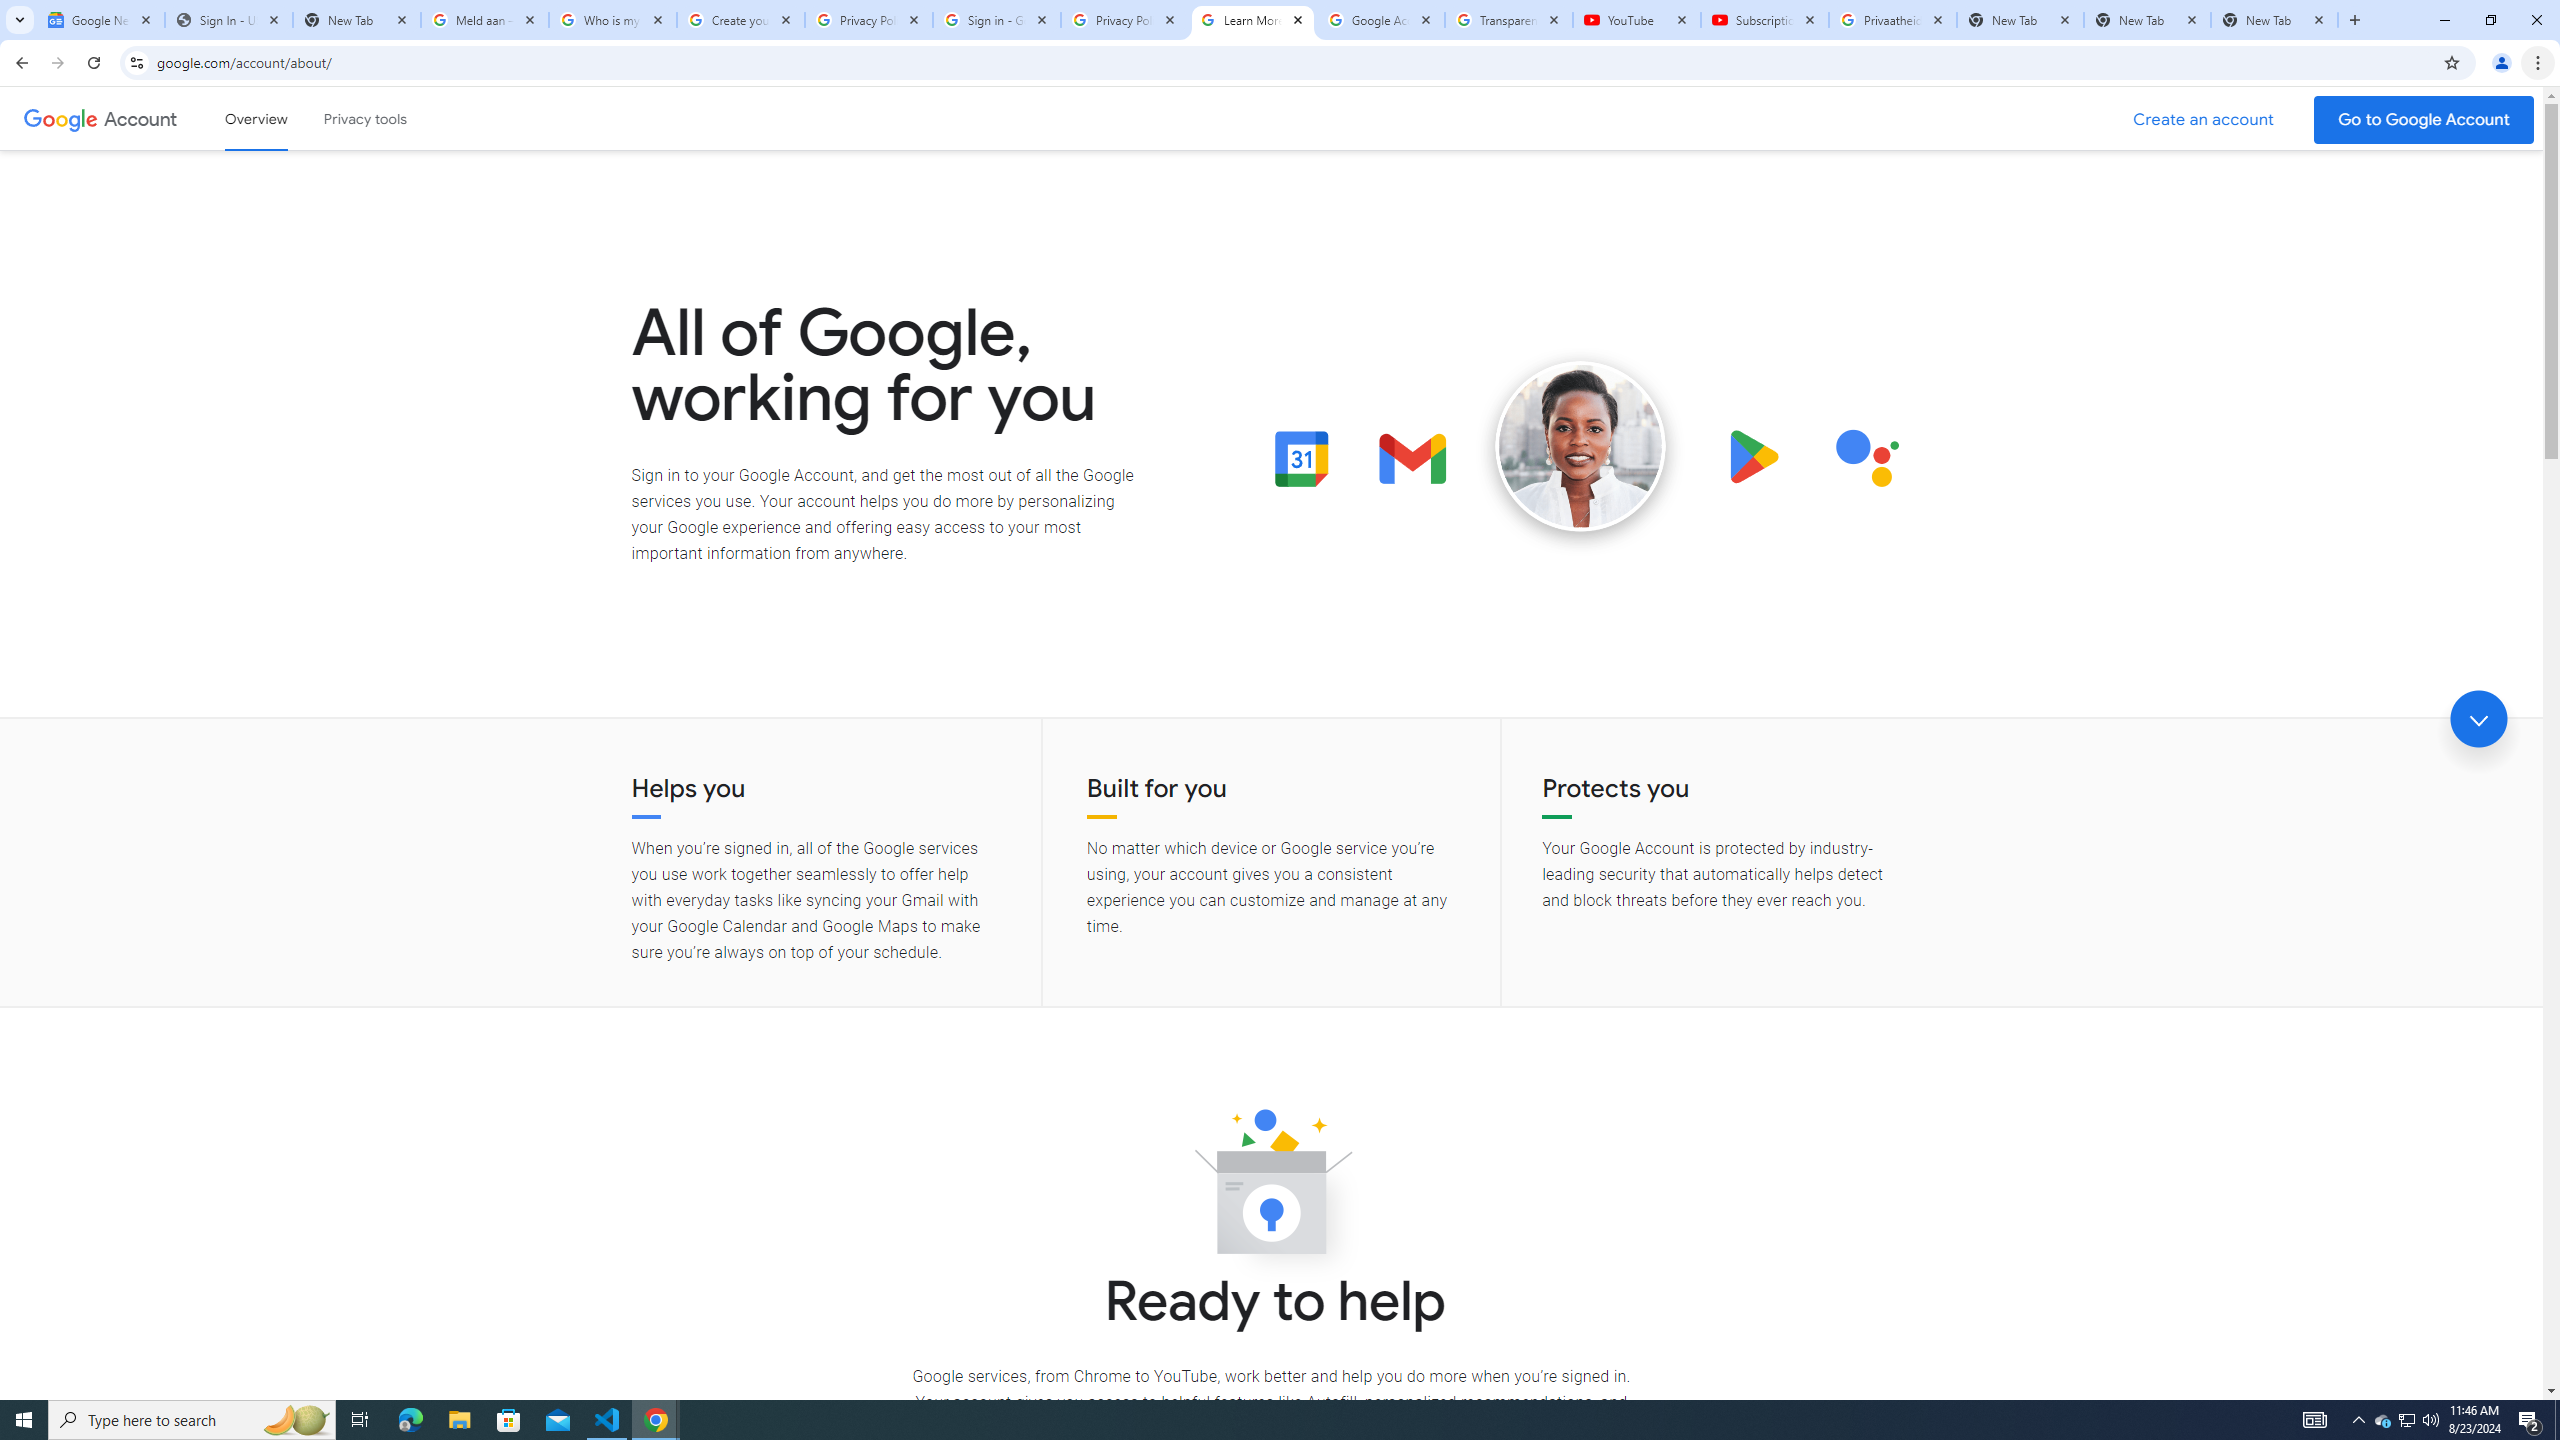  I want to click on 'Privacy tools', so click(363, 118).